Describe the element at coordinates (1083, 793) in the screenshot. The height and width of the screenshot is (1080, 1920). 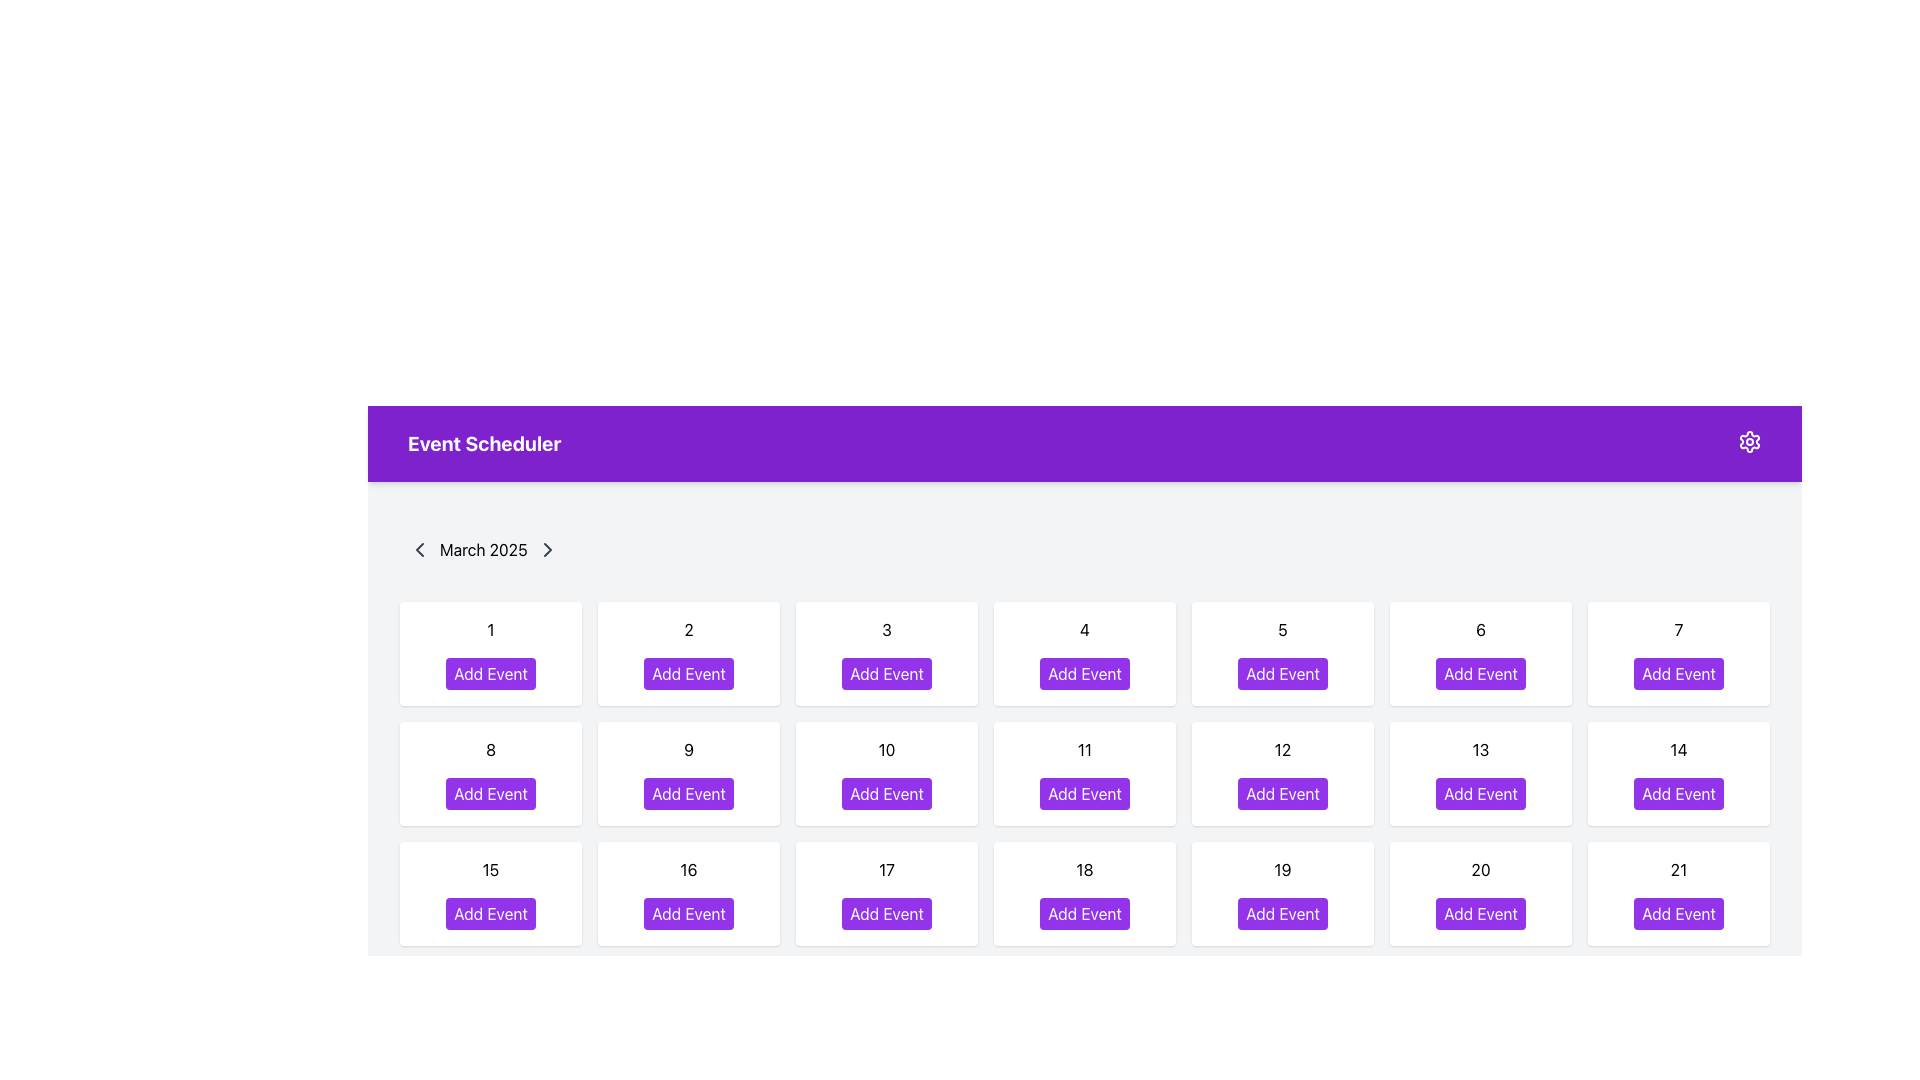
I see `the 'Add Event' button with rounded corners, vibrant purple background, and white text` at that location.